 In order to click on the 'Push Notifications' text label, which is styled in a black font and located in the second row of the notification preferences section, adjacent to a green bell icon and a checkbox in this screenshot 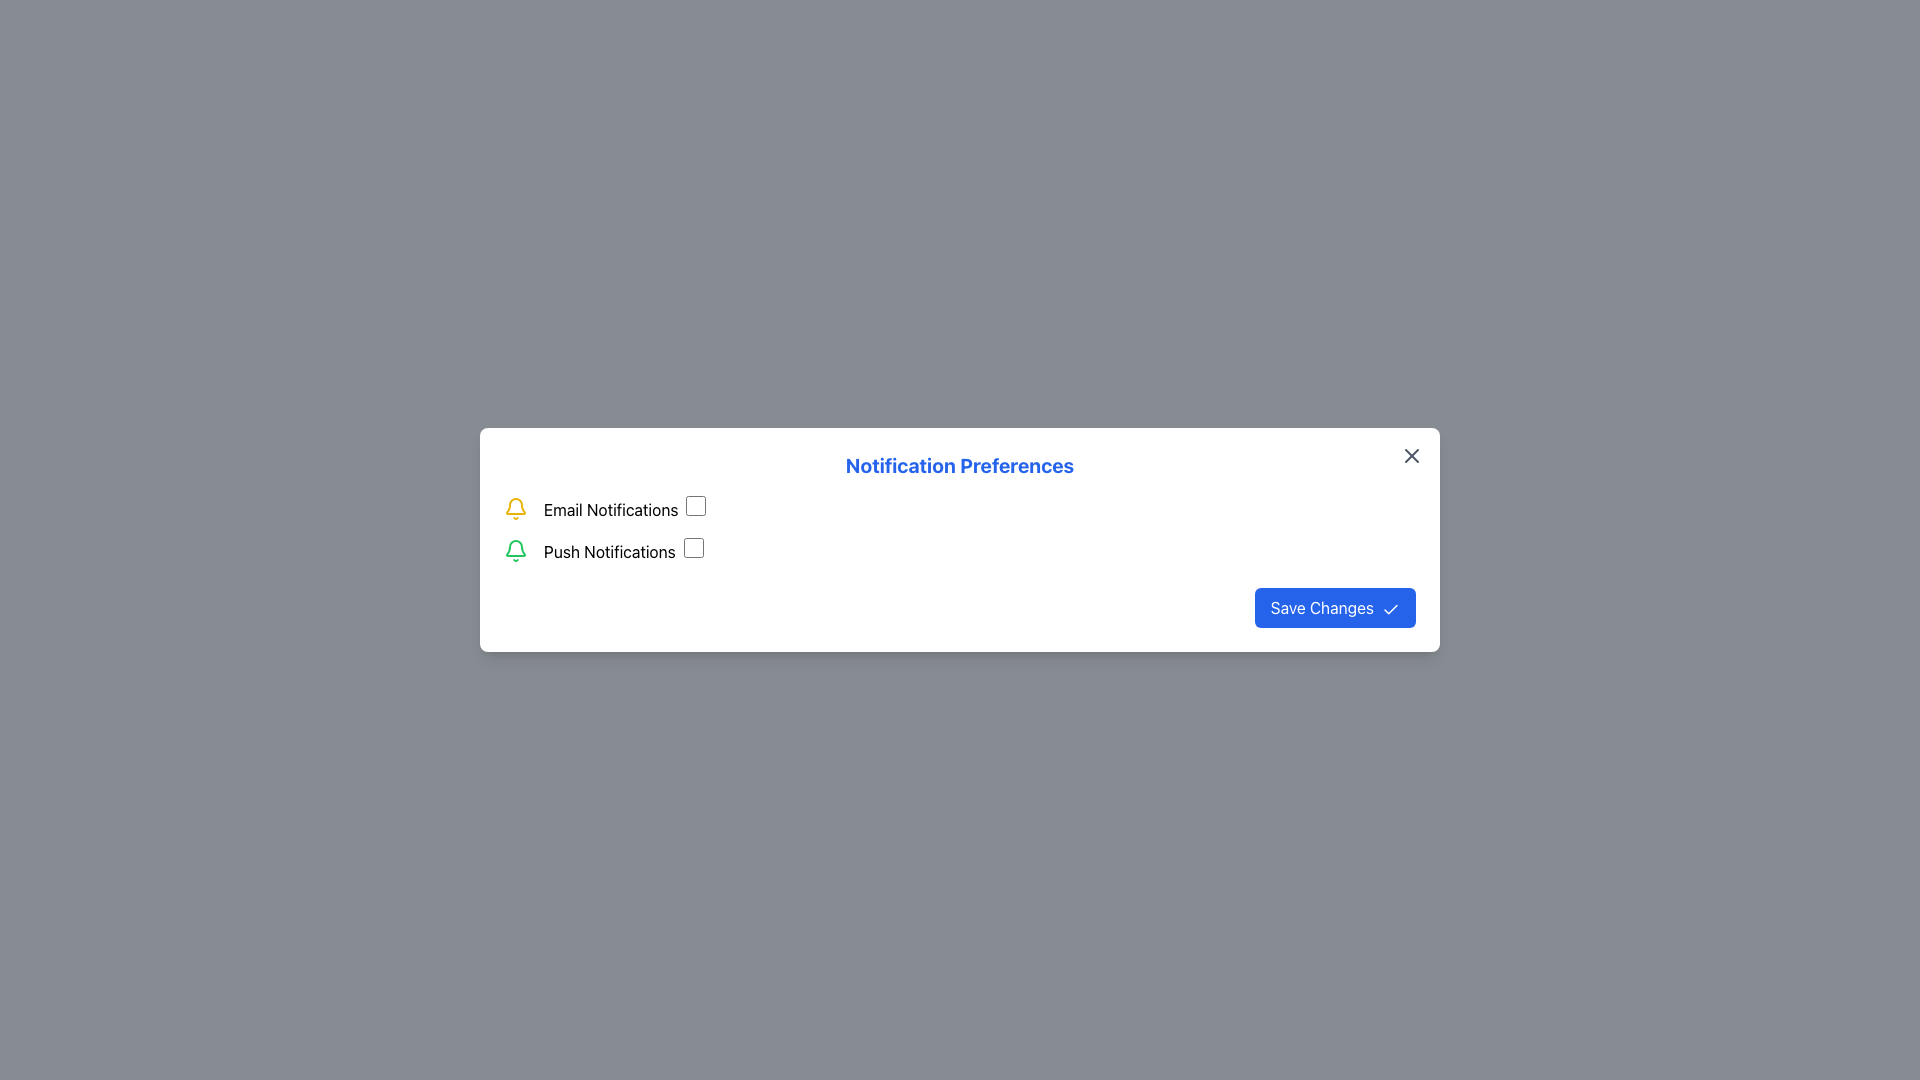, I will do `click(622, 551)`.